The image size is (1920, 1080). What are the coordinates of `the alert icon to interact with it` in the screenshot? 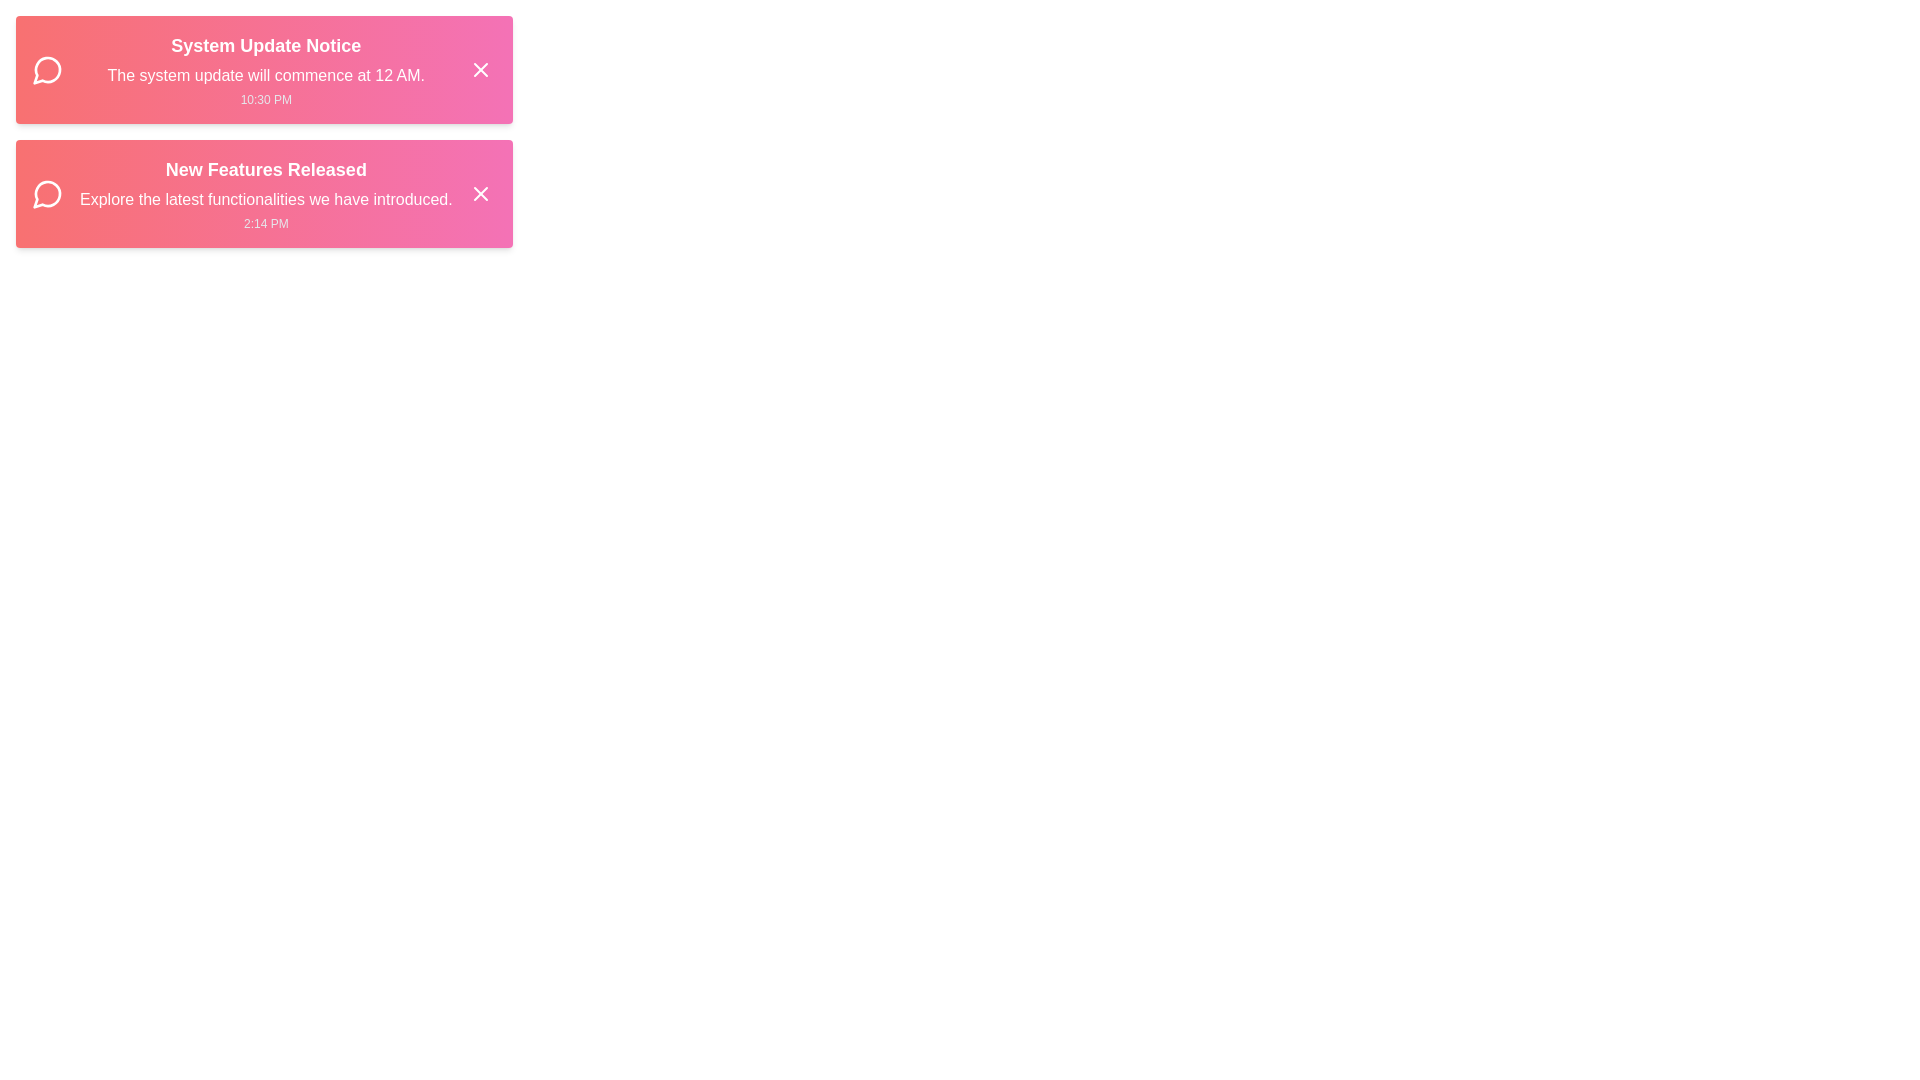 It's located at (48, 68).